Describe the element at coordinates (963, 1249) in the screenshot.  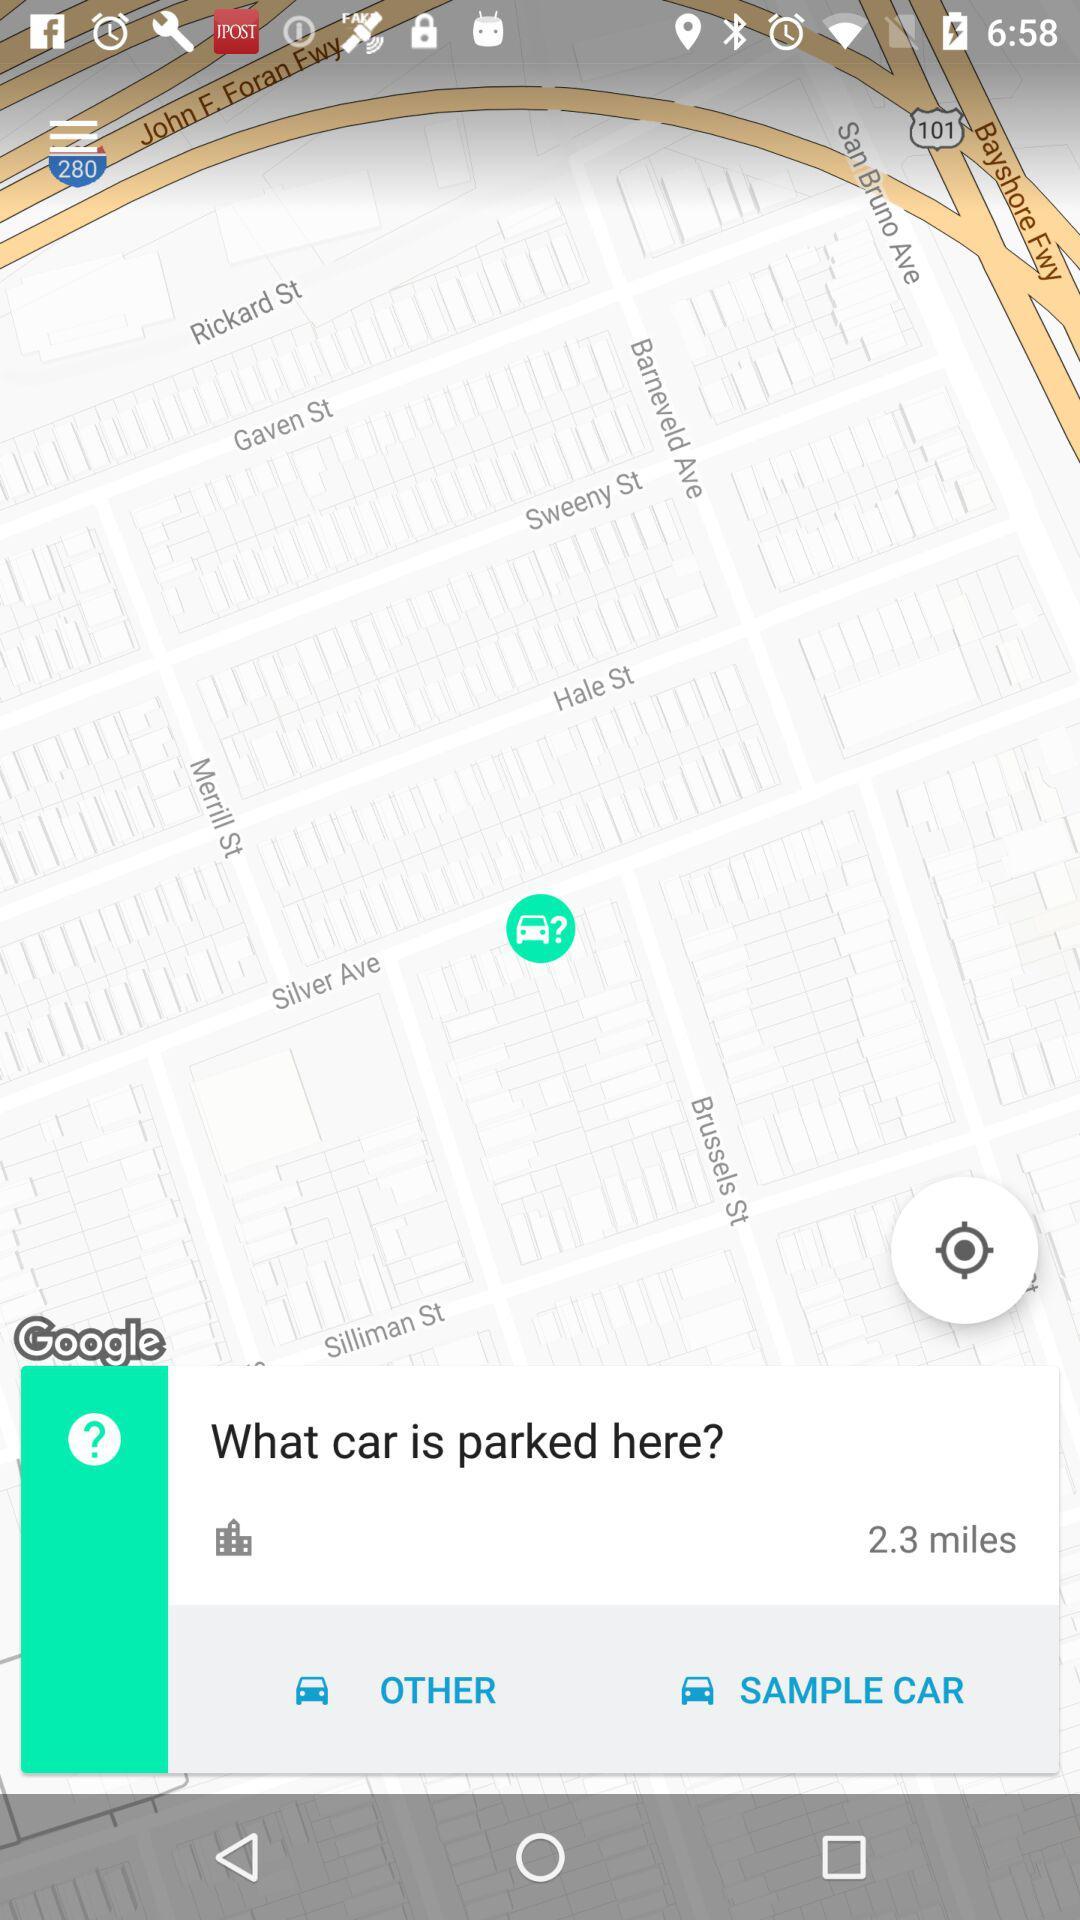
I see `recenter your location` at that location.